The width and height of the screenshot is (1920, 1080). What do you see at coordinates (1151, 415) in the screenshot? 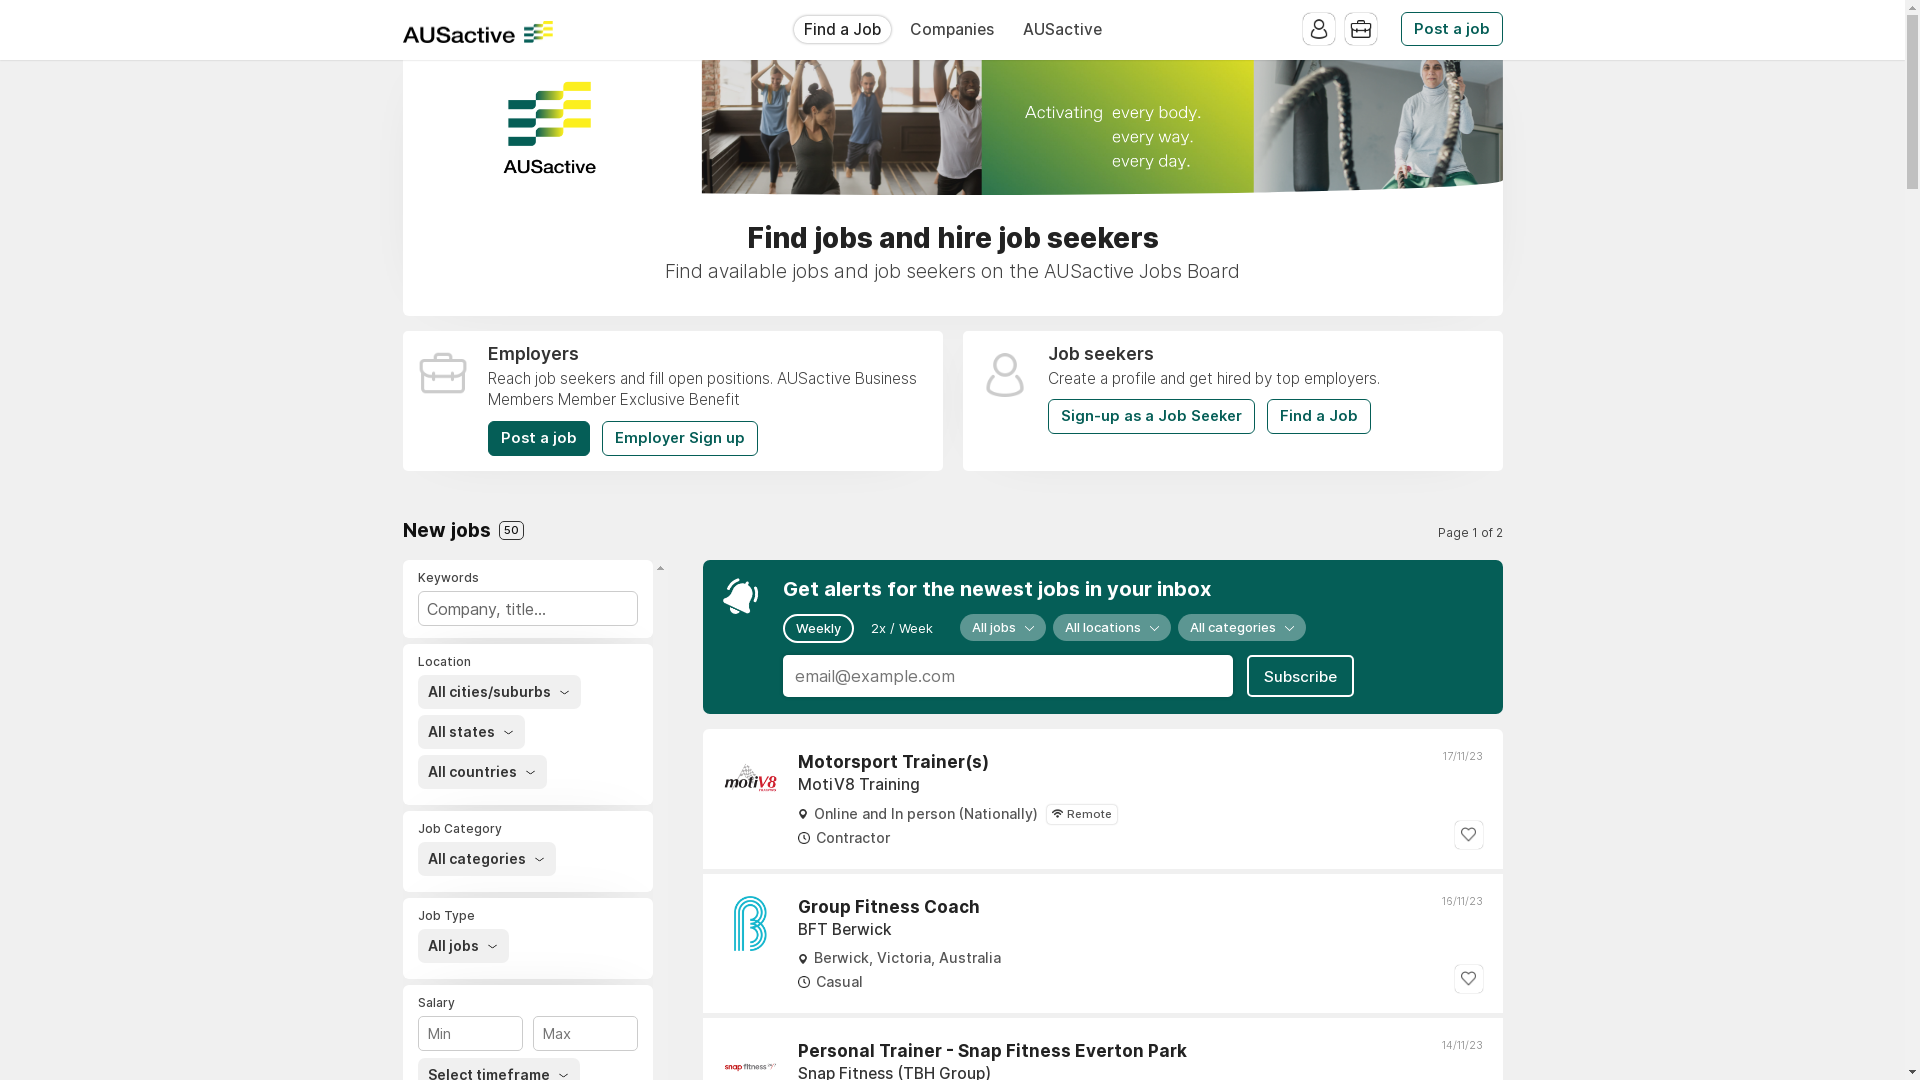
I see `'Sign-up as a Job Seeker'` at bounding box center [1151, 415].